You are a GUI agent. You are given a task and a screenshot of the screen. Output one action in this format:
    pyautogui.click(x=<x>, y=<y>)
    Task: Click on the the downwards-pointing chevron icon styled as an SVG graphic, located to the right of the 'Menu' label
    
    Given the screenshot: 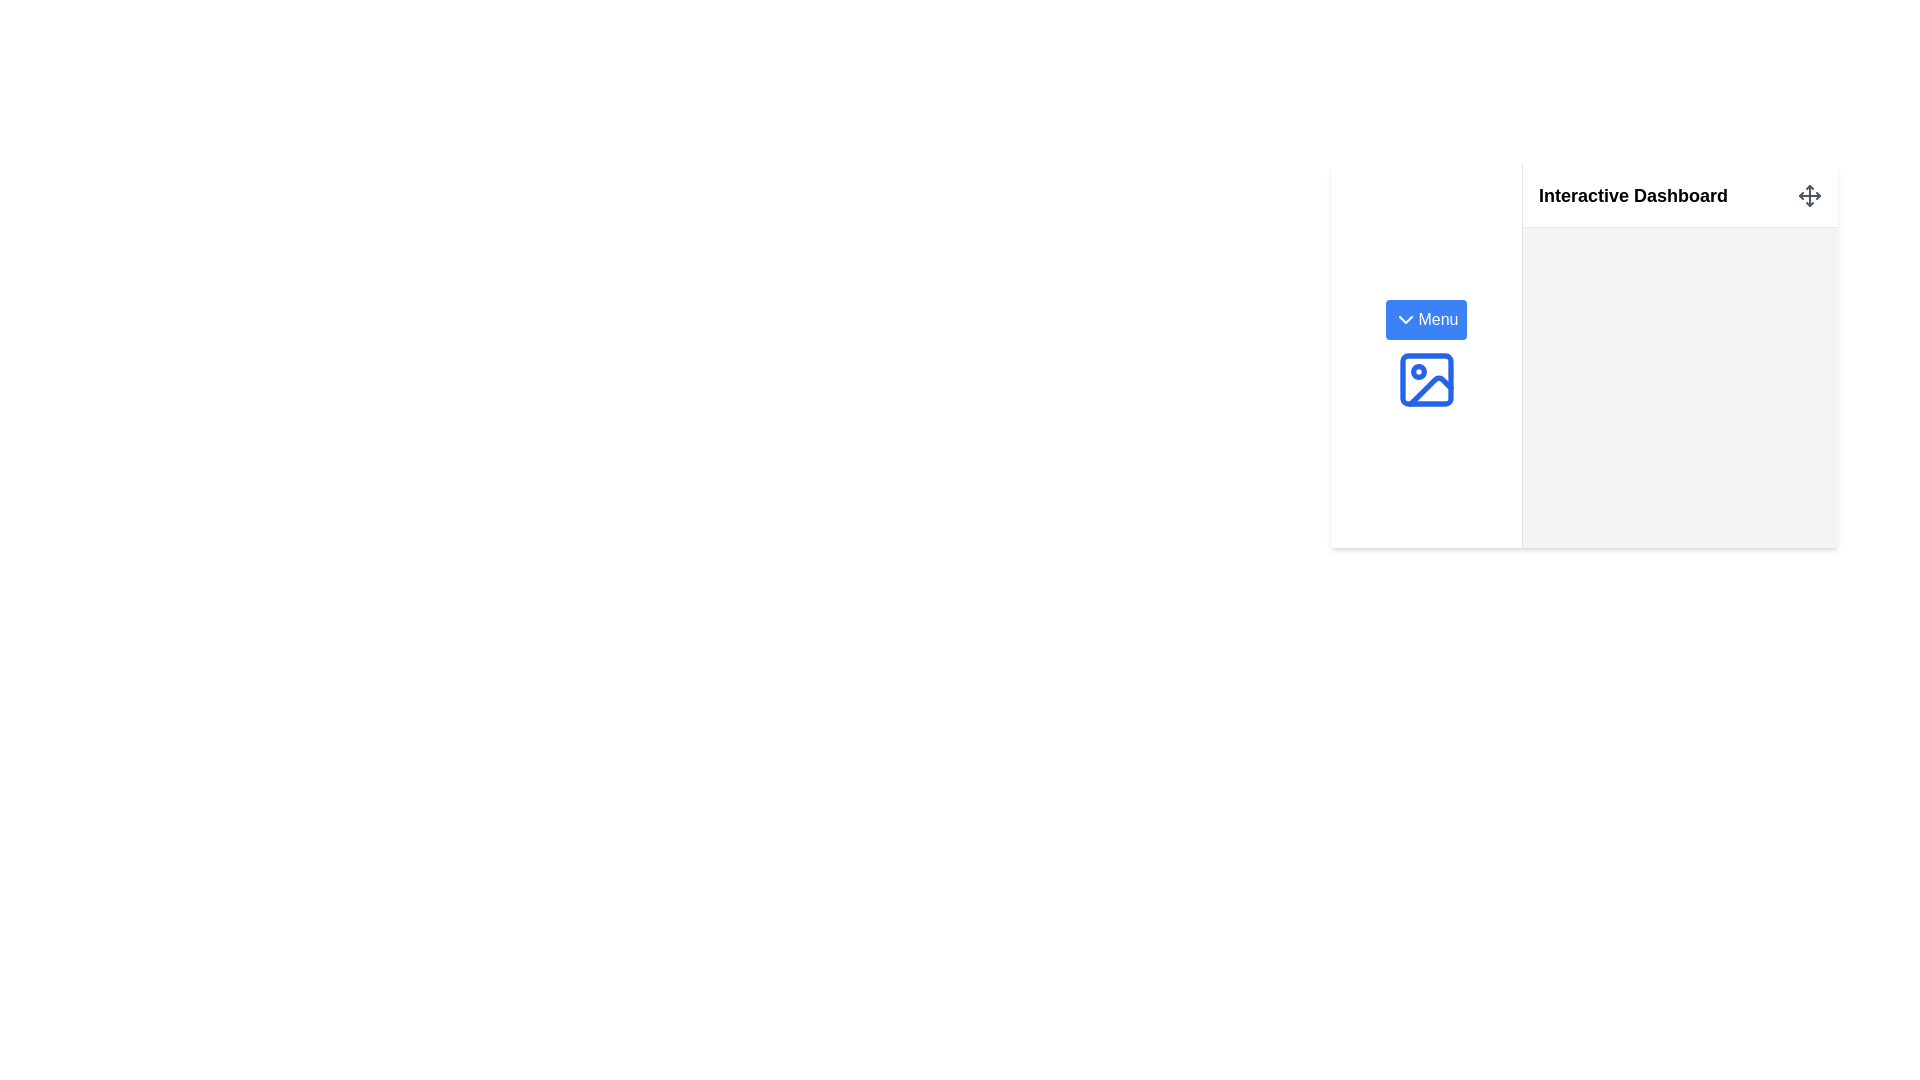 What is the action you would take?
    pyautogui.click(x=1405, y=319)
    